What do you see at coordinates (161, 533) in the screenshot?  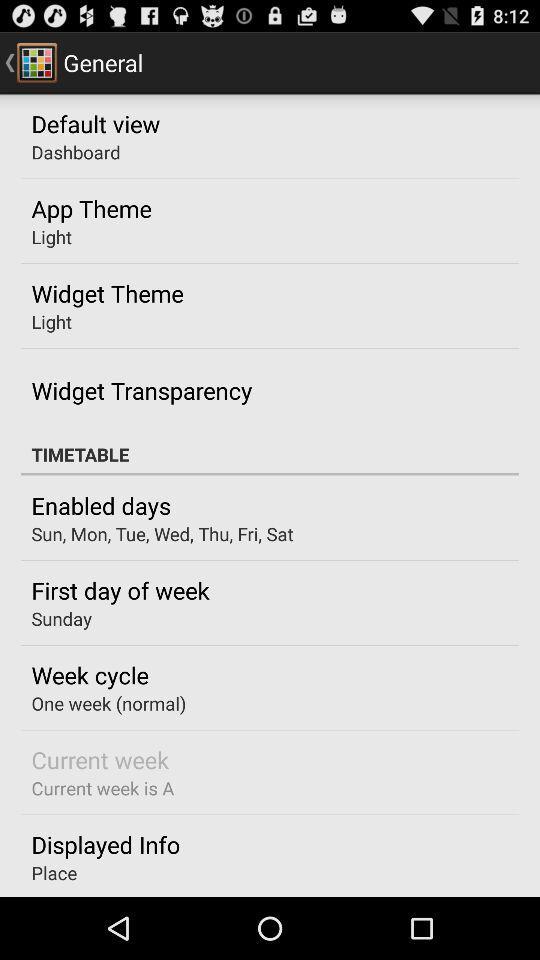 I see `sun mon tue item` at bounding box center [161, 533].